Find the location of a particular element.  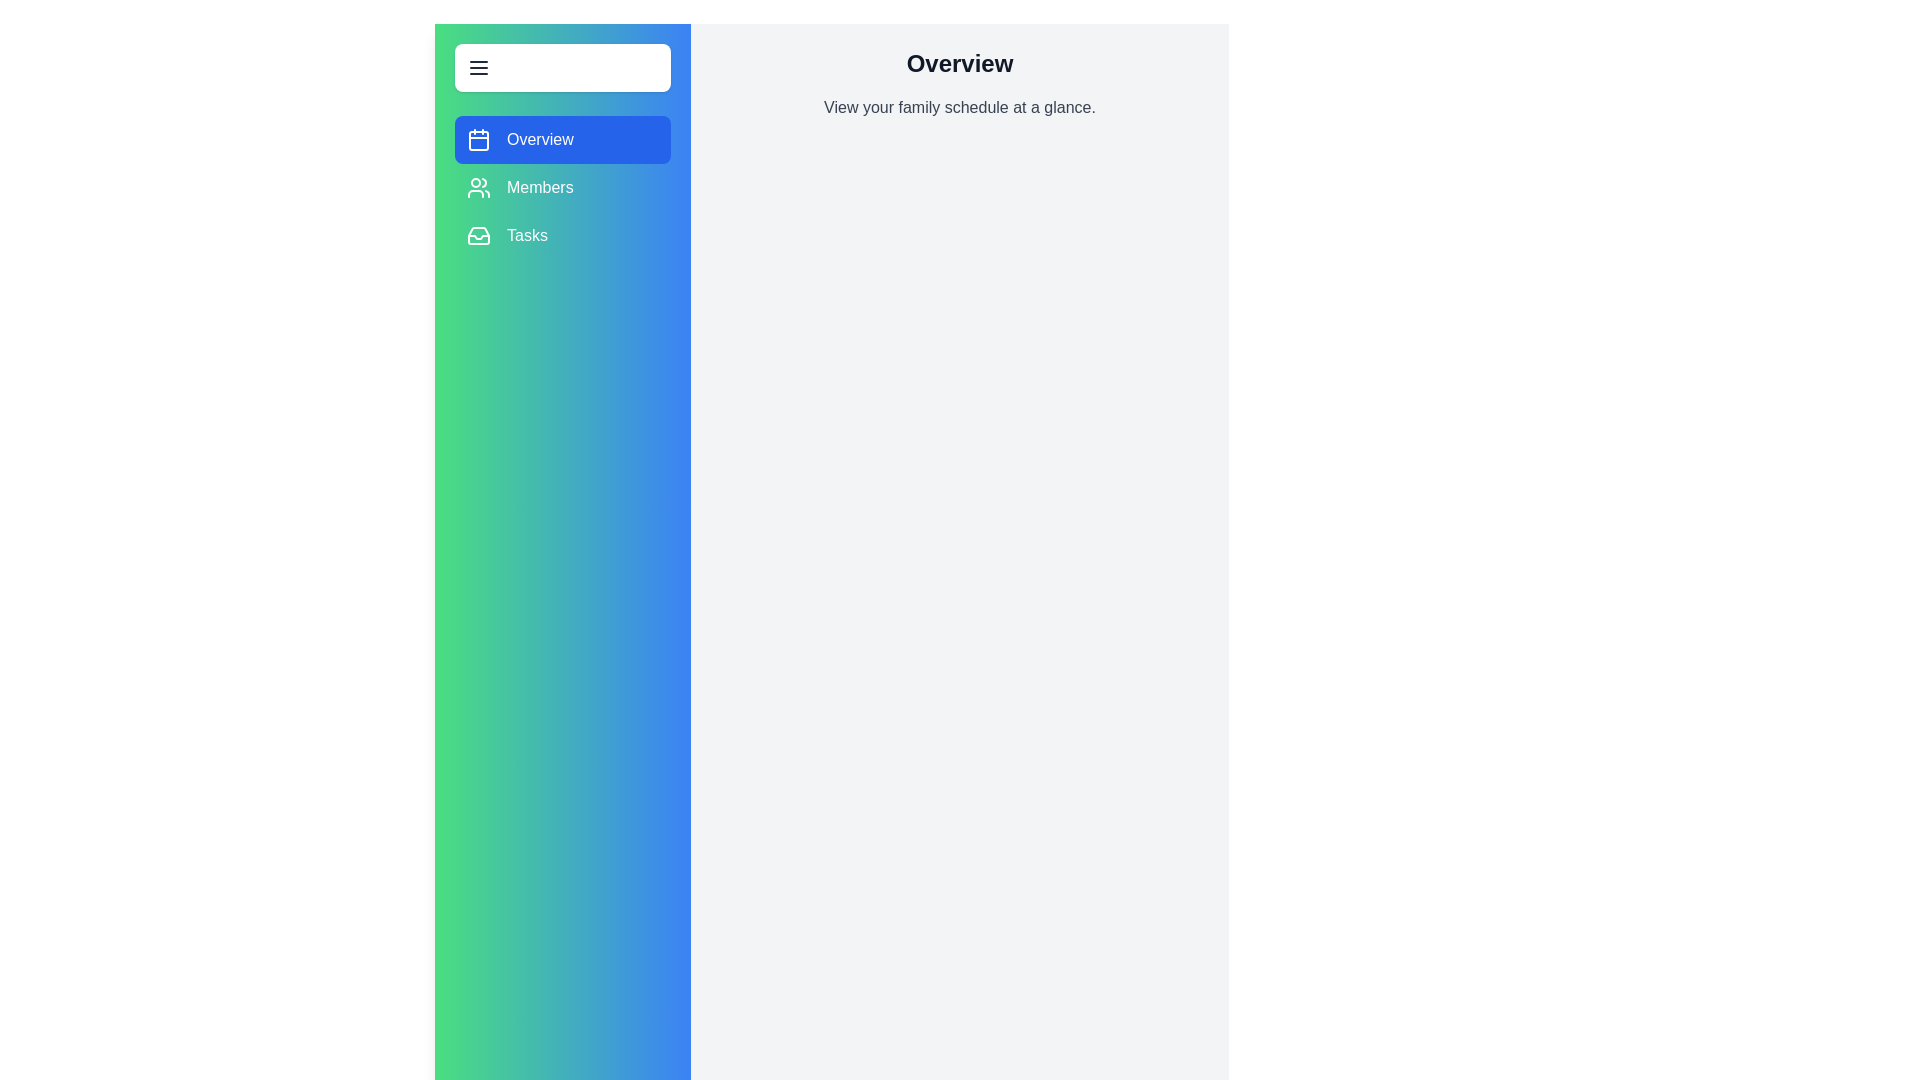

the Overview section from the menu is located at coordinates (561, 138).